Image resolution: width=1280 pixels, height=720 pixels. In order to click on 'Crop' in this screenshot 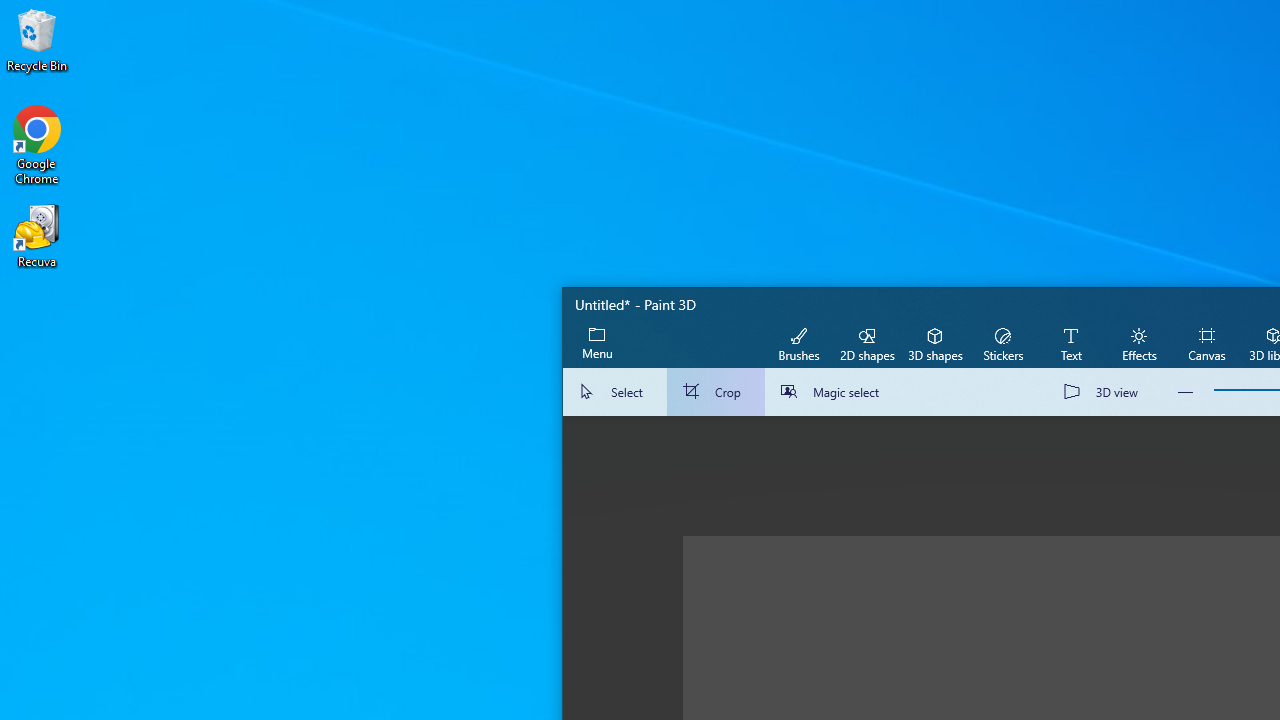, I will do `click(716, 392)`.